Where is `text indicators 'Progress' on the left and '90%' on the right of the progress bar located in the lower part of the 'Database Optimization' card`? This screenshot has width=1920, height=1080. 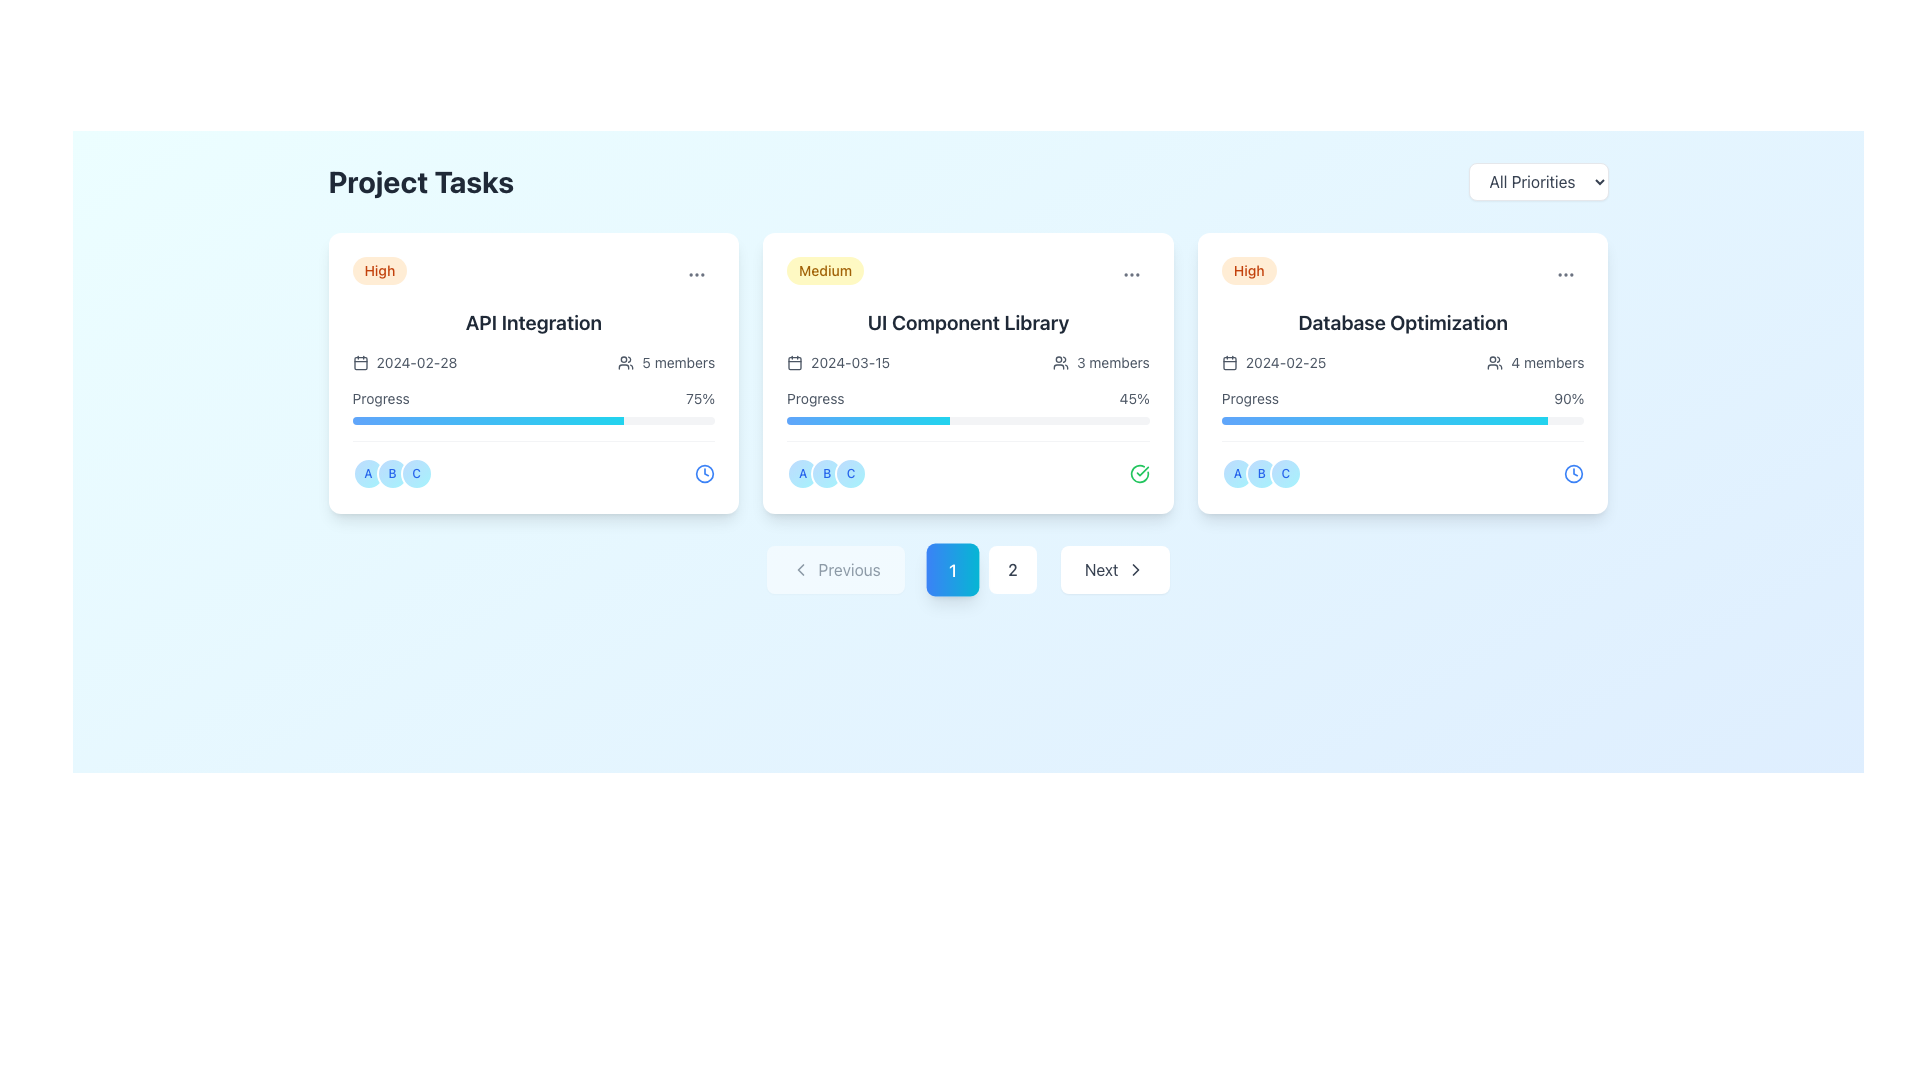 text indicators 'Progress' on the left and '90%' on the right of the progress bar located in the lower part of the 'Database Optimization' card is located at coordinates (1402, 406).